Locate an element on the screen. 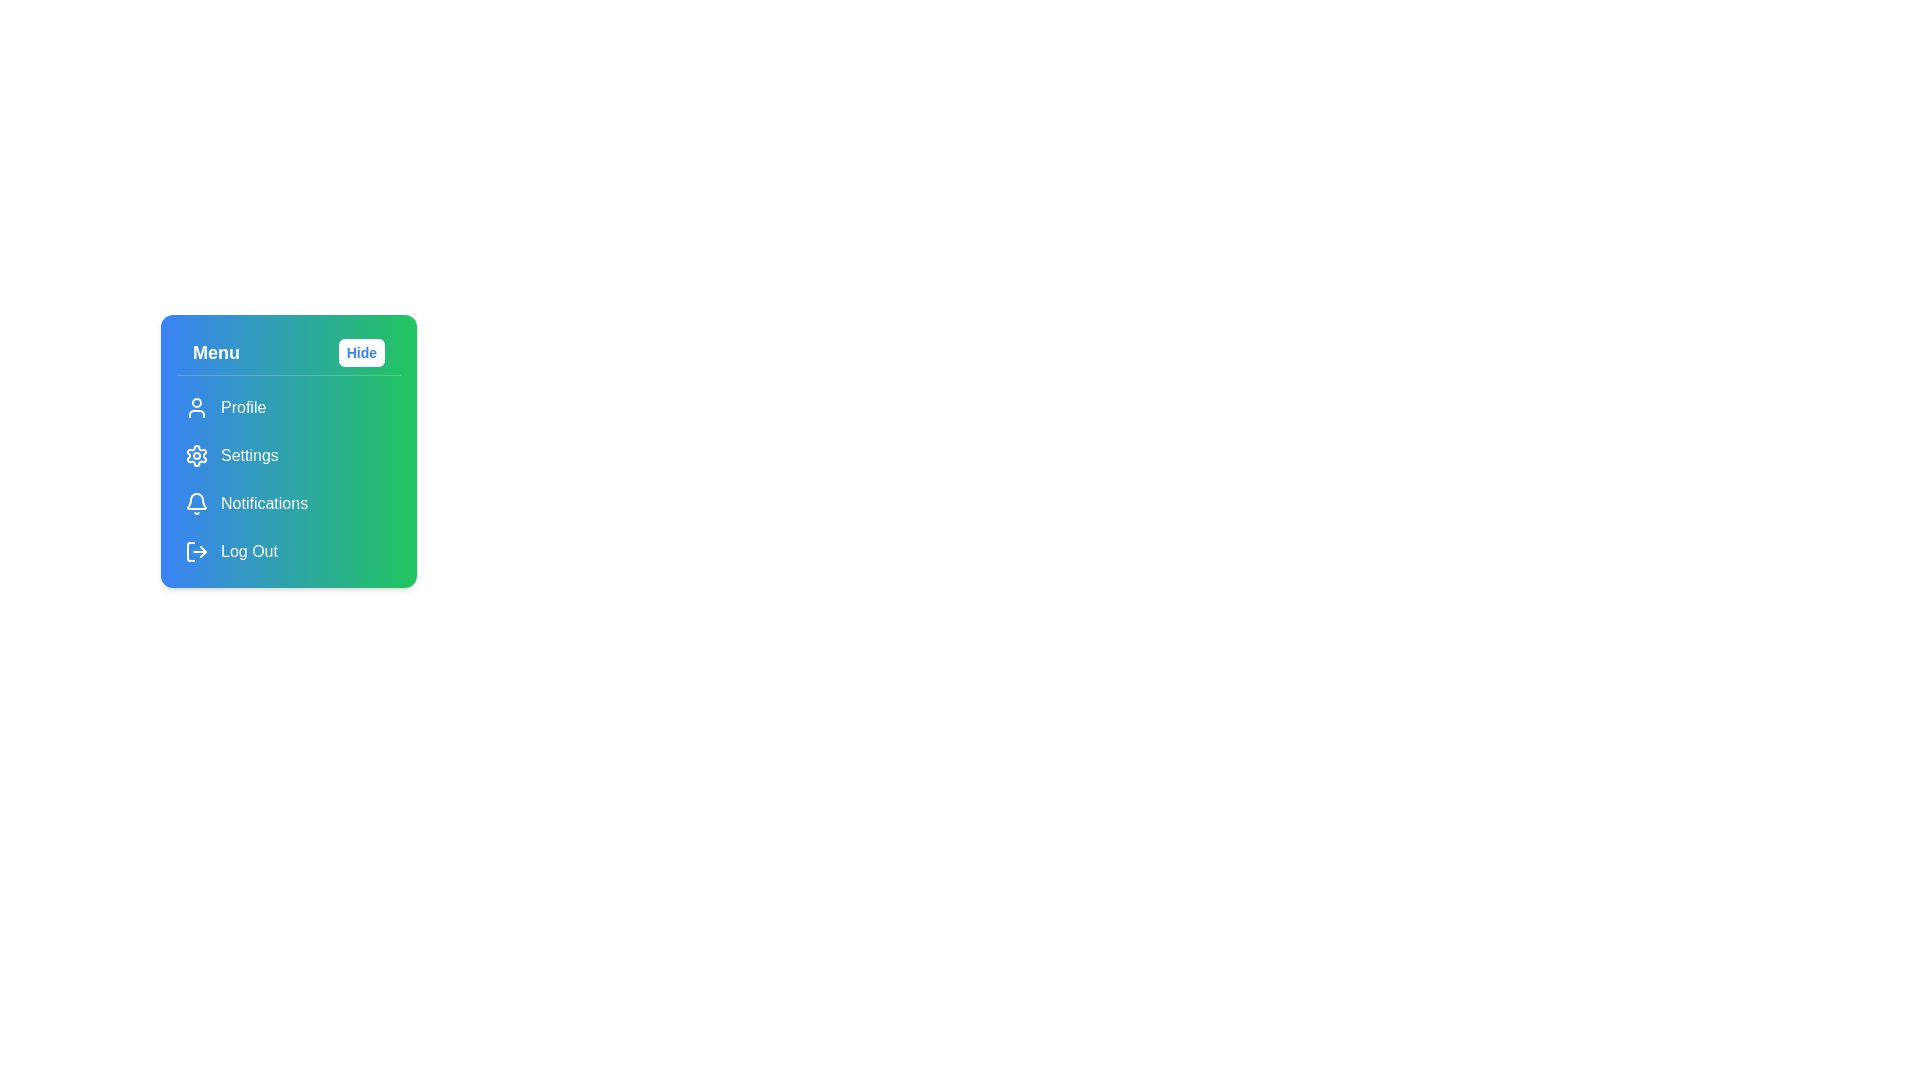  the 'Profile' text label that indicates the profile section of the menu, positioned beneath the 'Menu' header and aligned with the user icon is located at coordinates (242, 407).